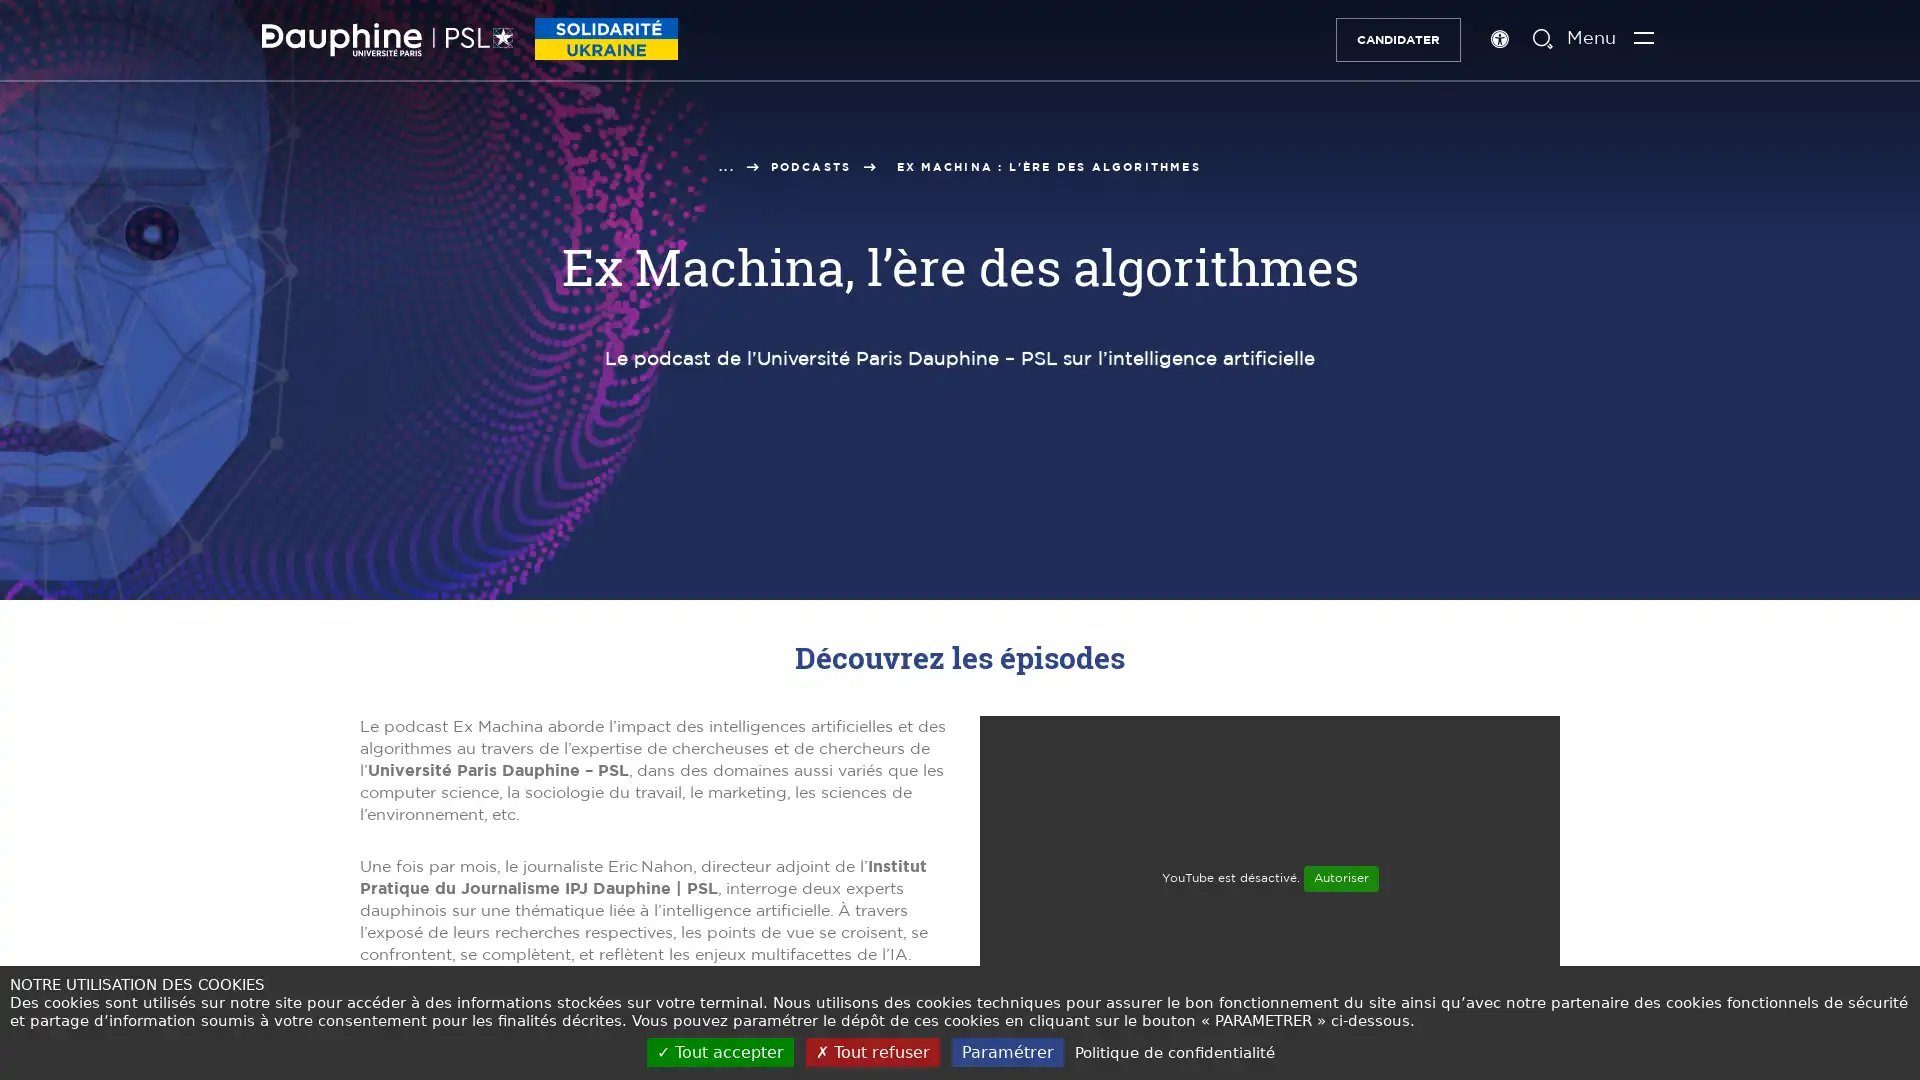  What do you see at coordinates (725, 166) in the screenshot?
I see `...` at bounding box center [725, 166].